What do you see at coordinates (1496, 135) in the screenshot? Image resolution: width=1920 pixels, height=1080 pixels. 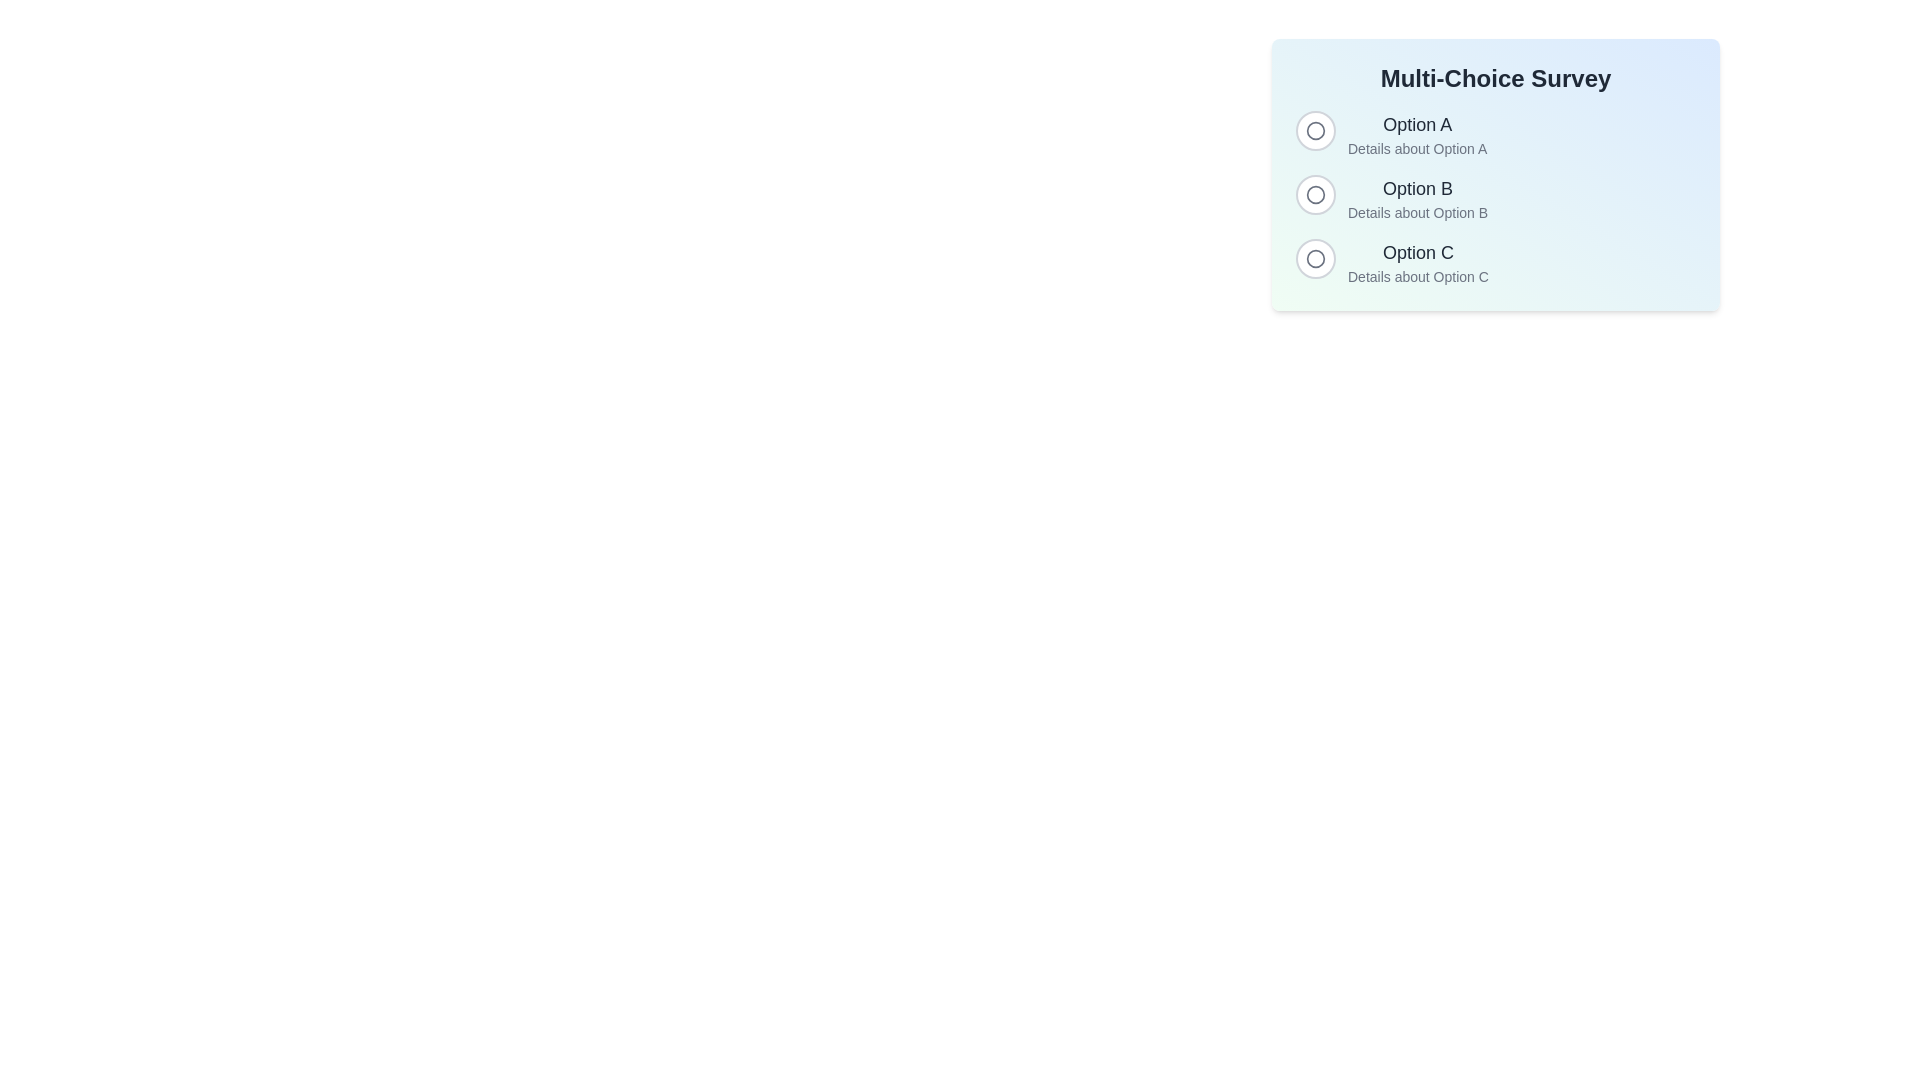 I see `the radio button` at bounding box center [1496, 135].